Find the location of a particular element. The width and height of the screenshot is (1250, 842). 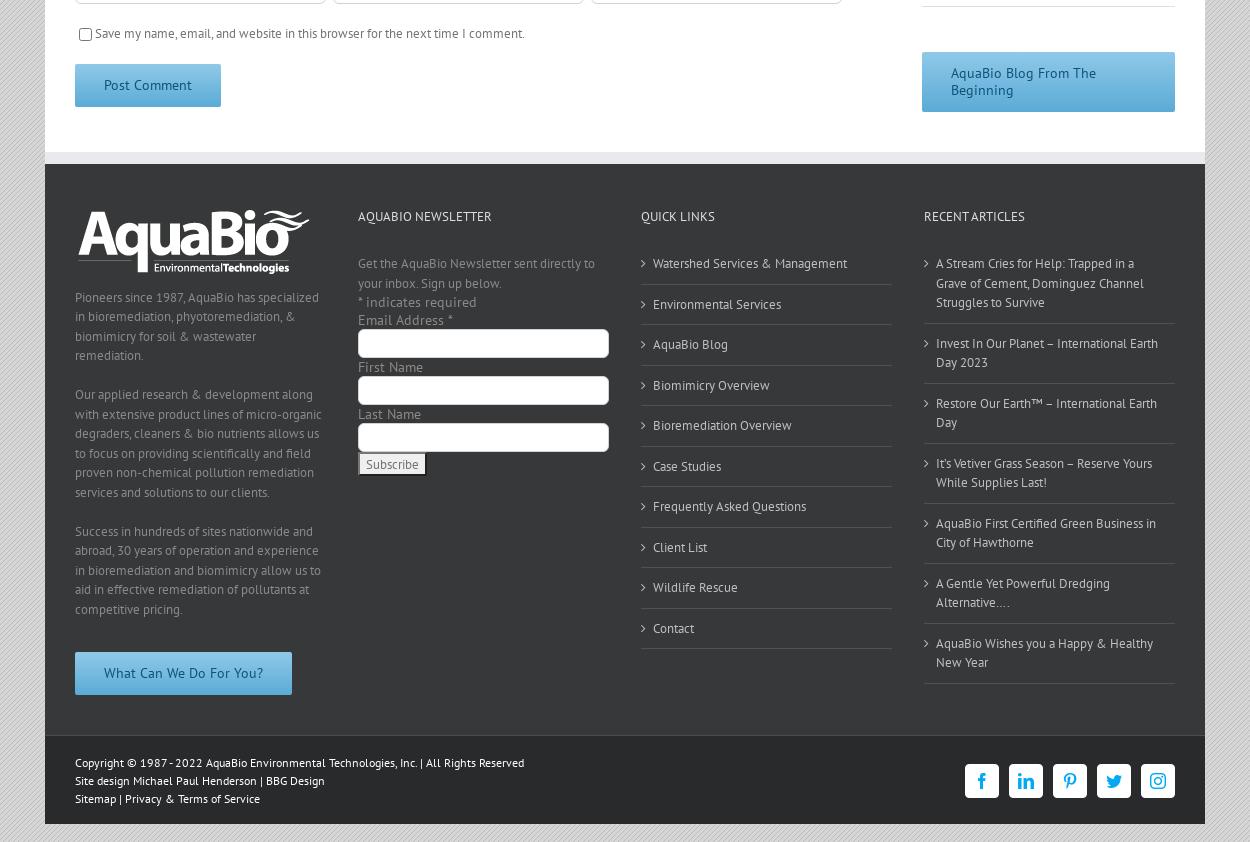

'AquaBio Blog From The Beginning' is located at coordinates (950, 79).